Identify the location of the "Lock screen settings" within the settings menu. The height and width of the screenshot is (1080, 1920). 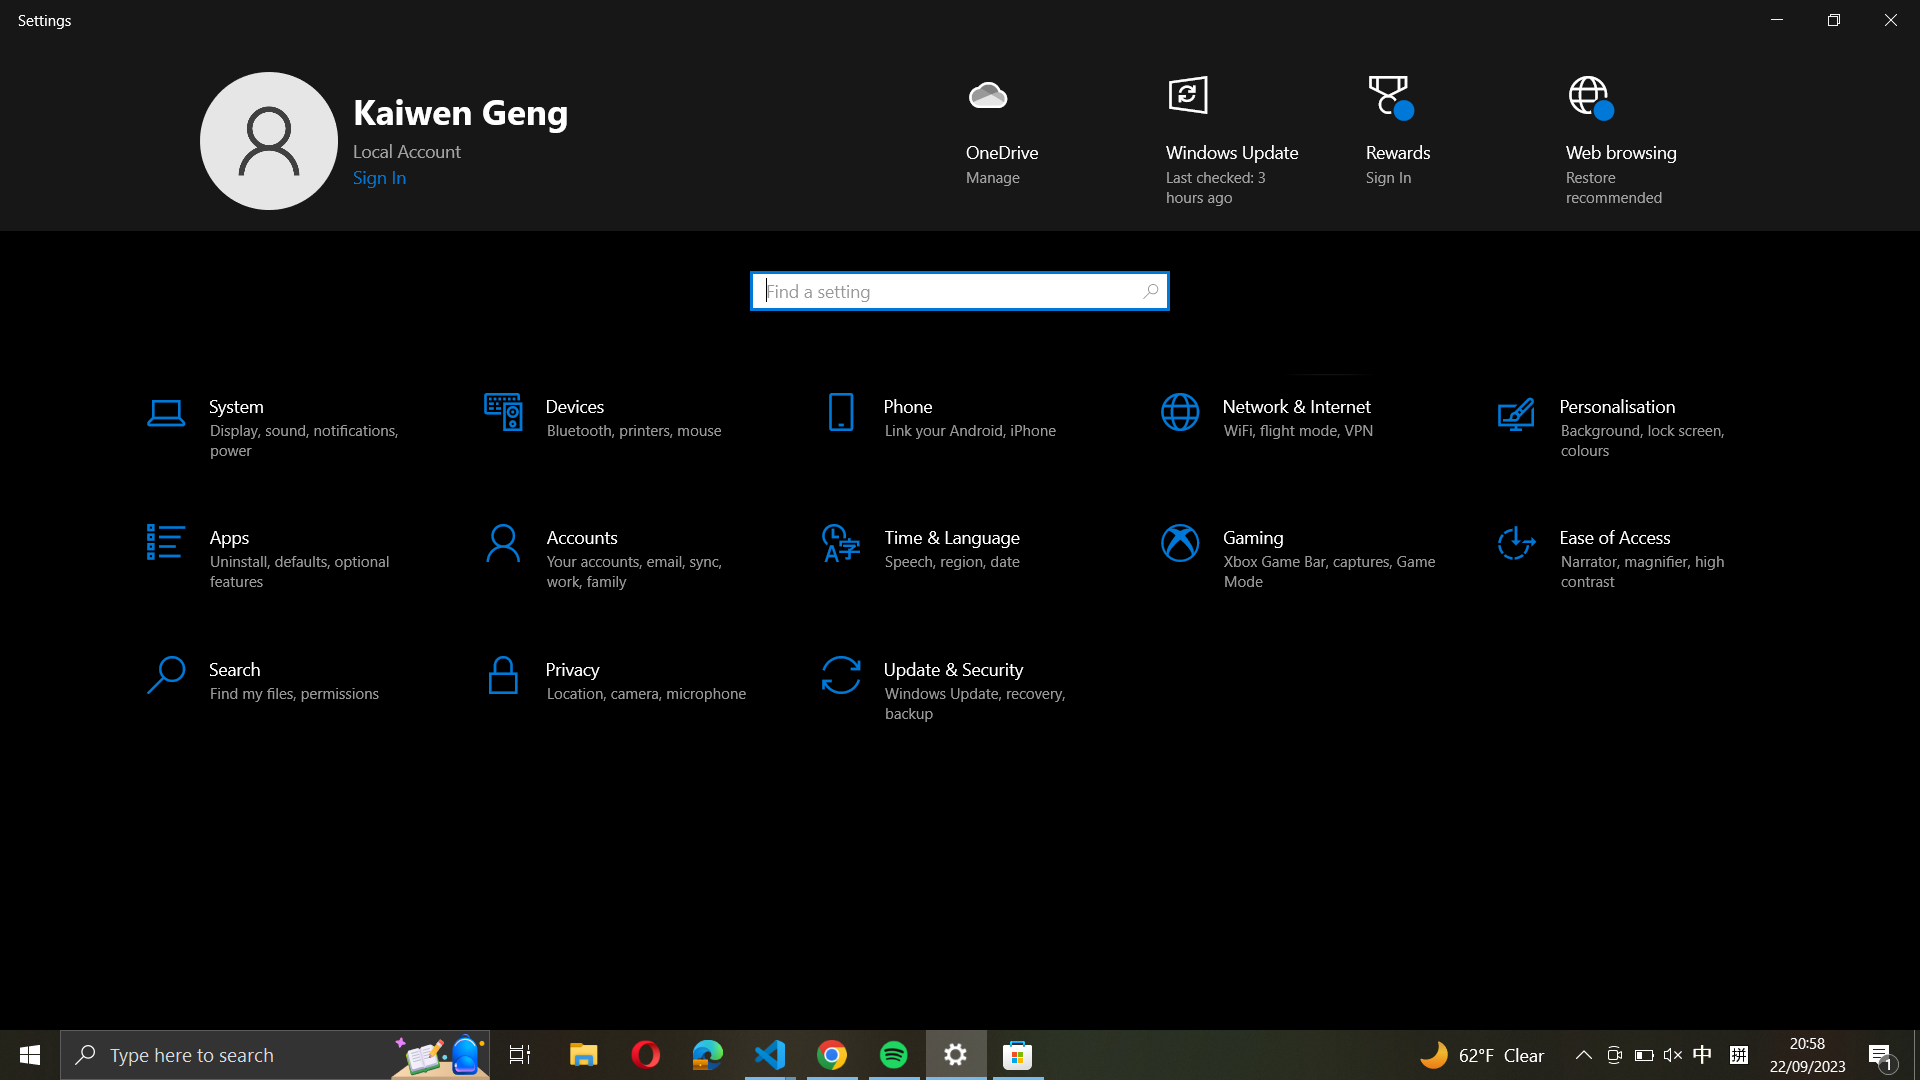
(958, 289).